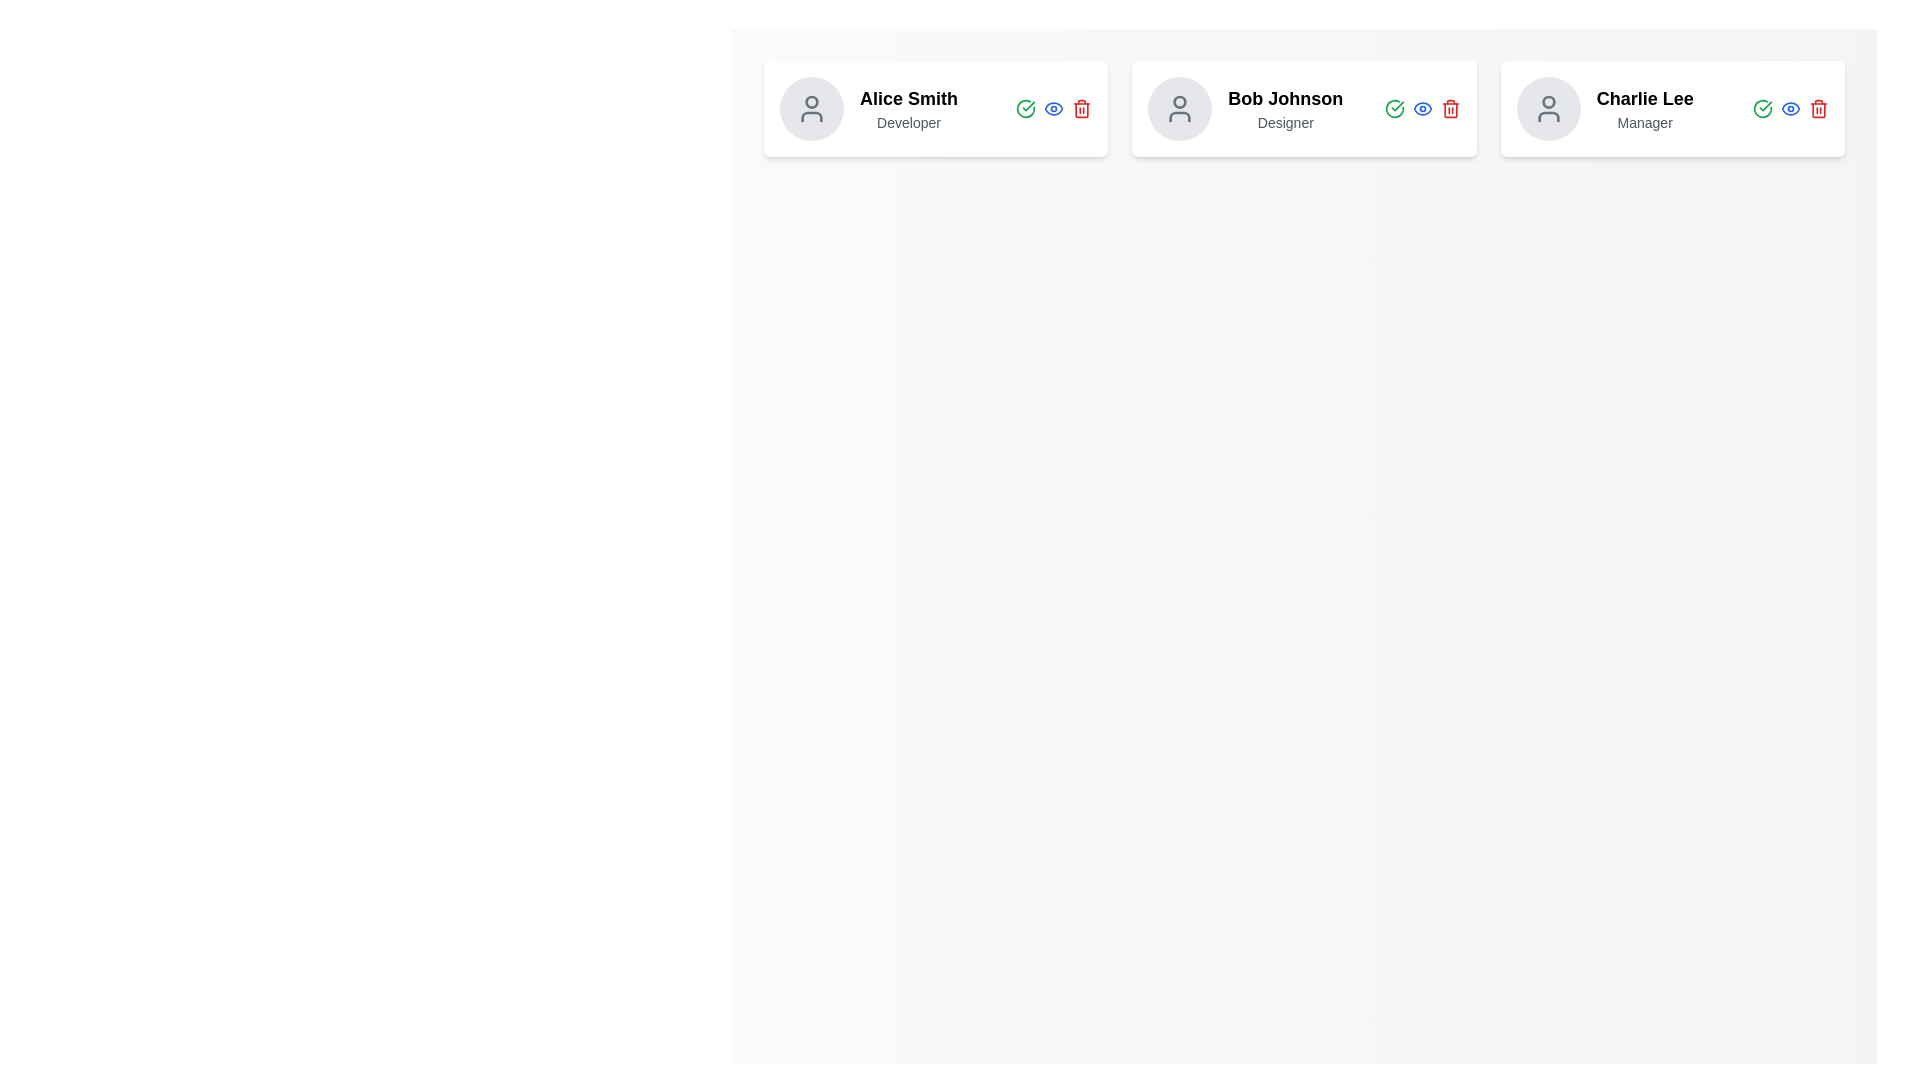 The image size is (1920, 1080). Describe the element at coordinates (1450, 108) in the screenshot. I see `the red trash icon button to initiate a delete action for the user 'Bob Johnson'` at that location.